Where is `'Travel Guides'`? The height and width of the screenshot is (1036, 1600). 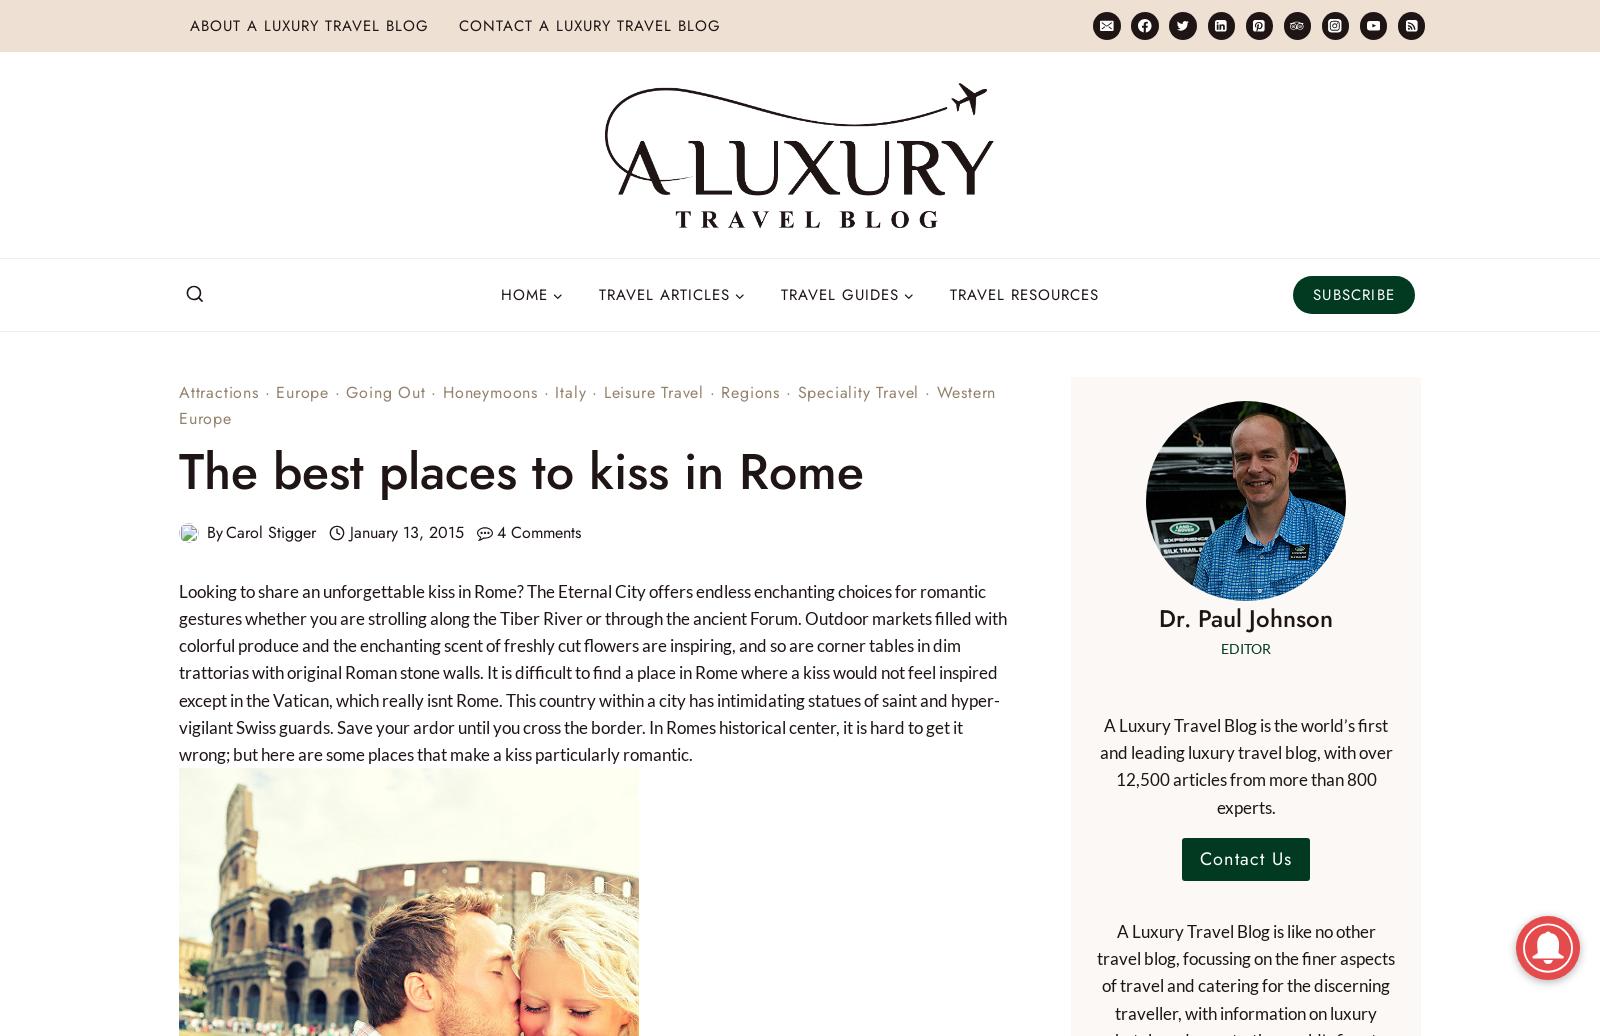
'Travel Guides' is located at coordinates (839, 294).